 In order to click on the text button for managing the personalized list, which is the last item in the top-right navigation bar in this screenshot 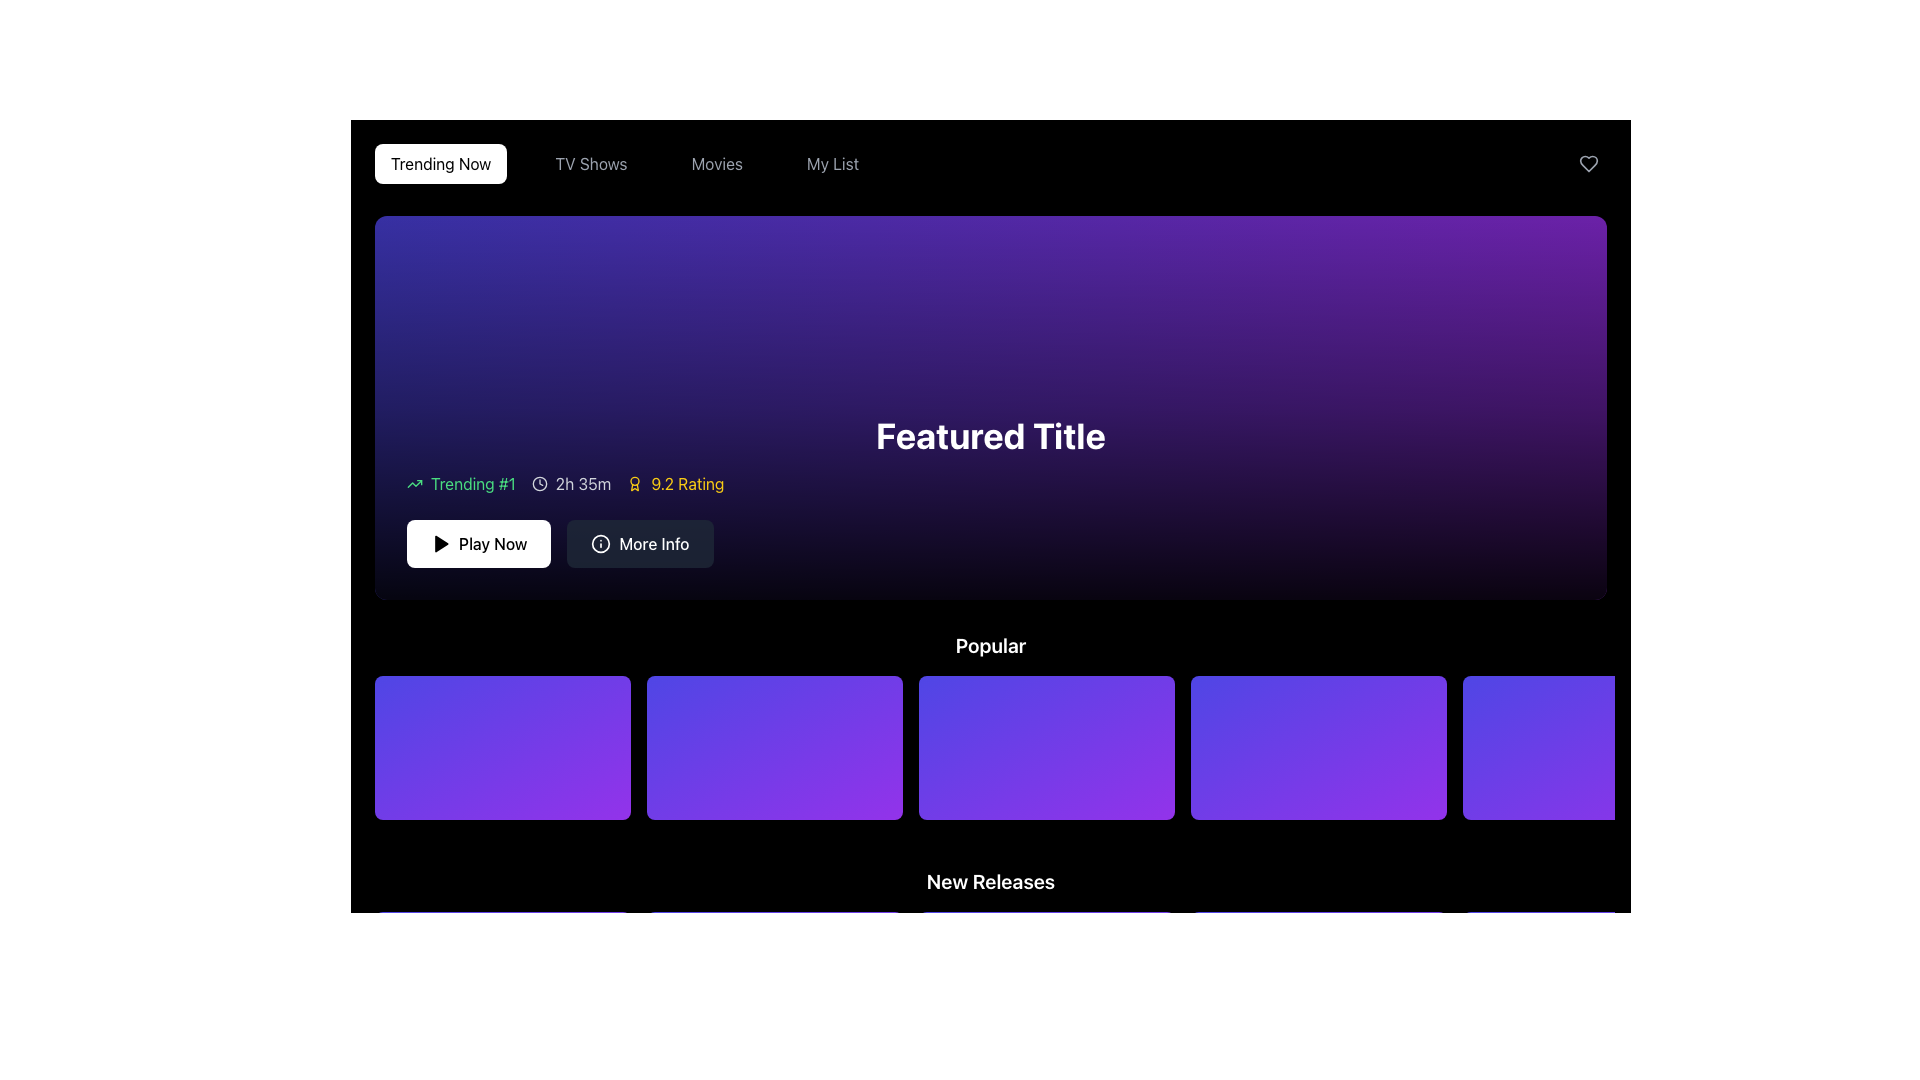, I will do `click(832, 163)`.